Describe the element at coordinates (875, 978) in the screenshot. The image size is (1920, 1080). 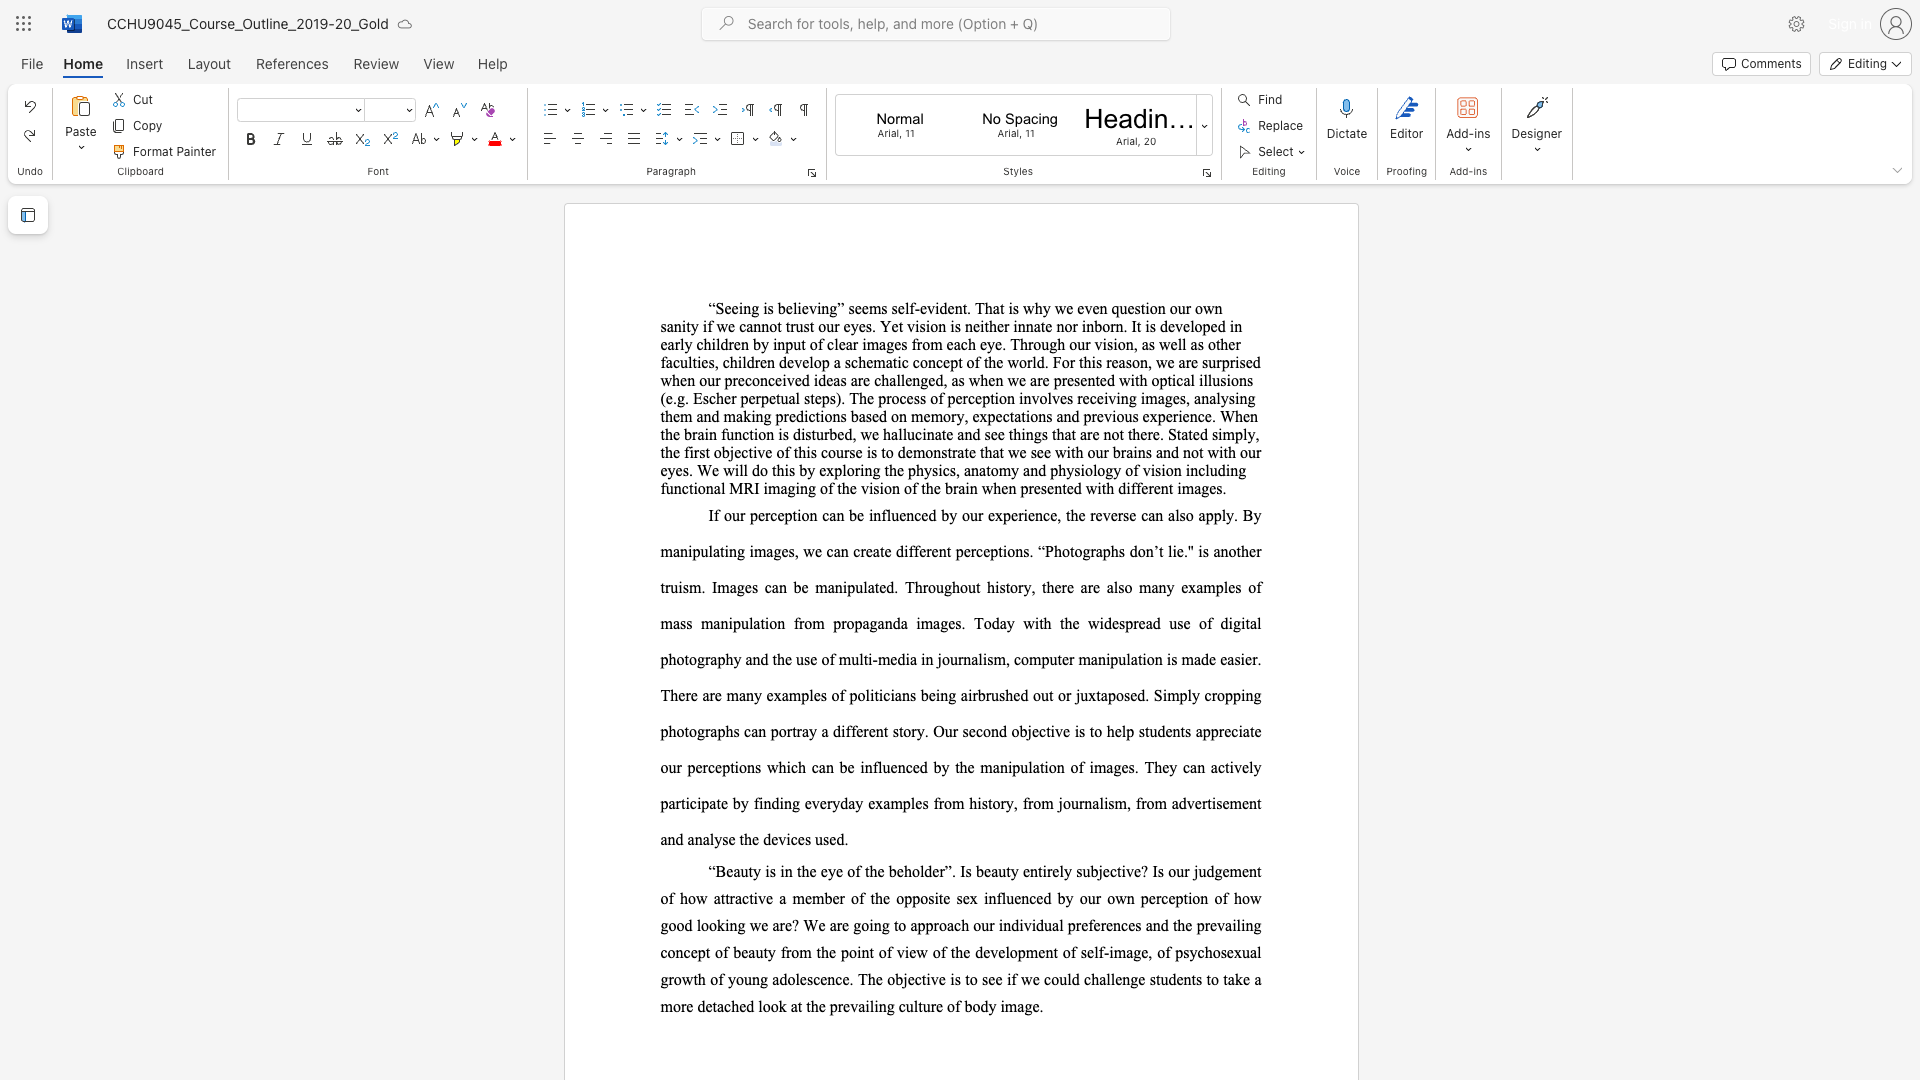
I see `the subset text "e objective is to see if we could challenge students to take a more detached look at the prevailing culture of bod" within the text "“Beauty is in the eye of the beholder”. Is beauty entirely subjective? Is our judgement of how attractive a member of the opposite sex influenced by our own perception of how good looking we are? We are going to approach our individual preferences and the prevailing concept of beauty from the point of view of the development of self-image, of psychosexual growth of young adolescence. The objective is to see if we could challenge students to take a more detached look at the prevailing culture of body image."` at that location.